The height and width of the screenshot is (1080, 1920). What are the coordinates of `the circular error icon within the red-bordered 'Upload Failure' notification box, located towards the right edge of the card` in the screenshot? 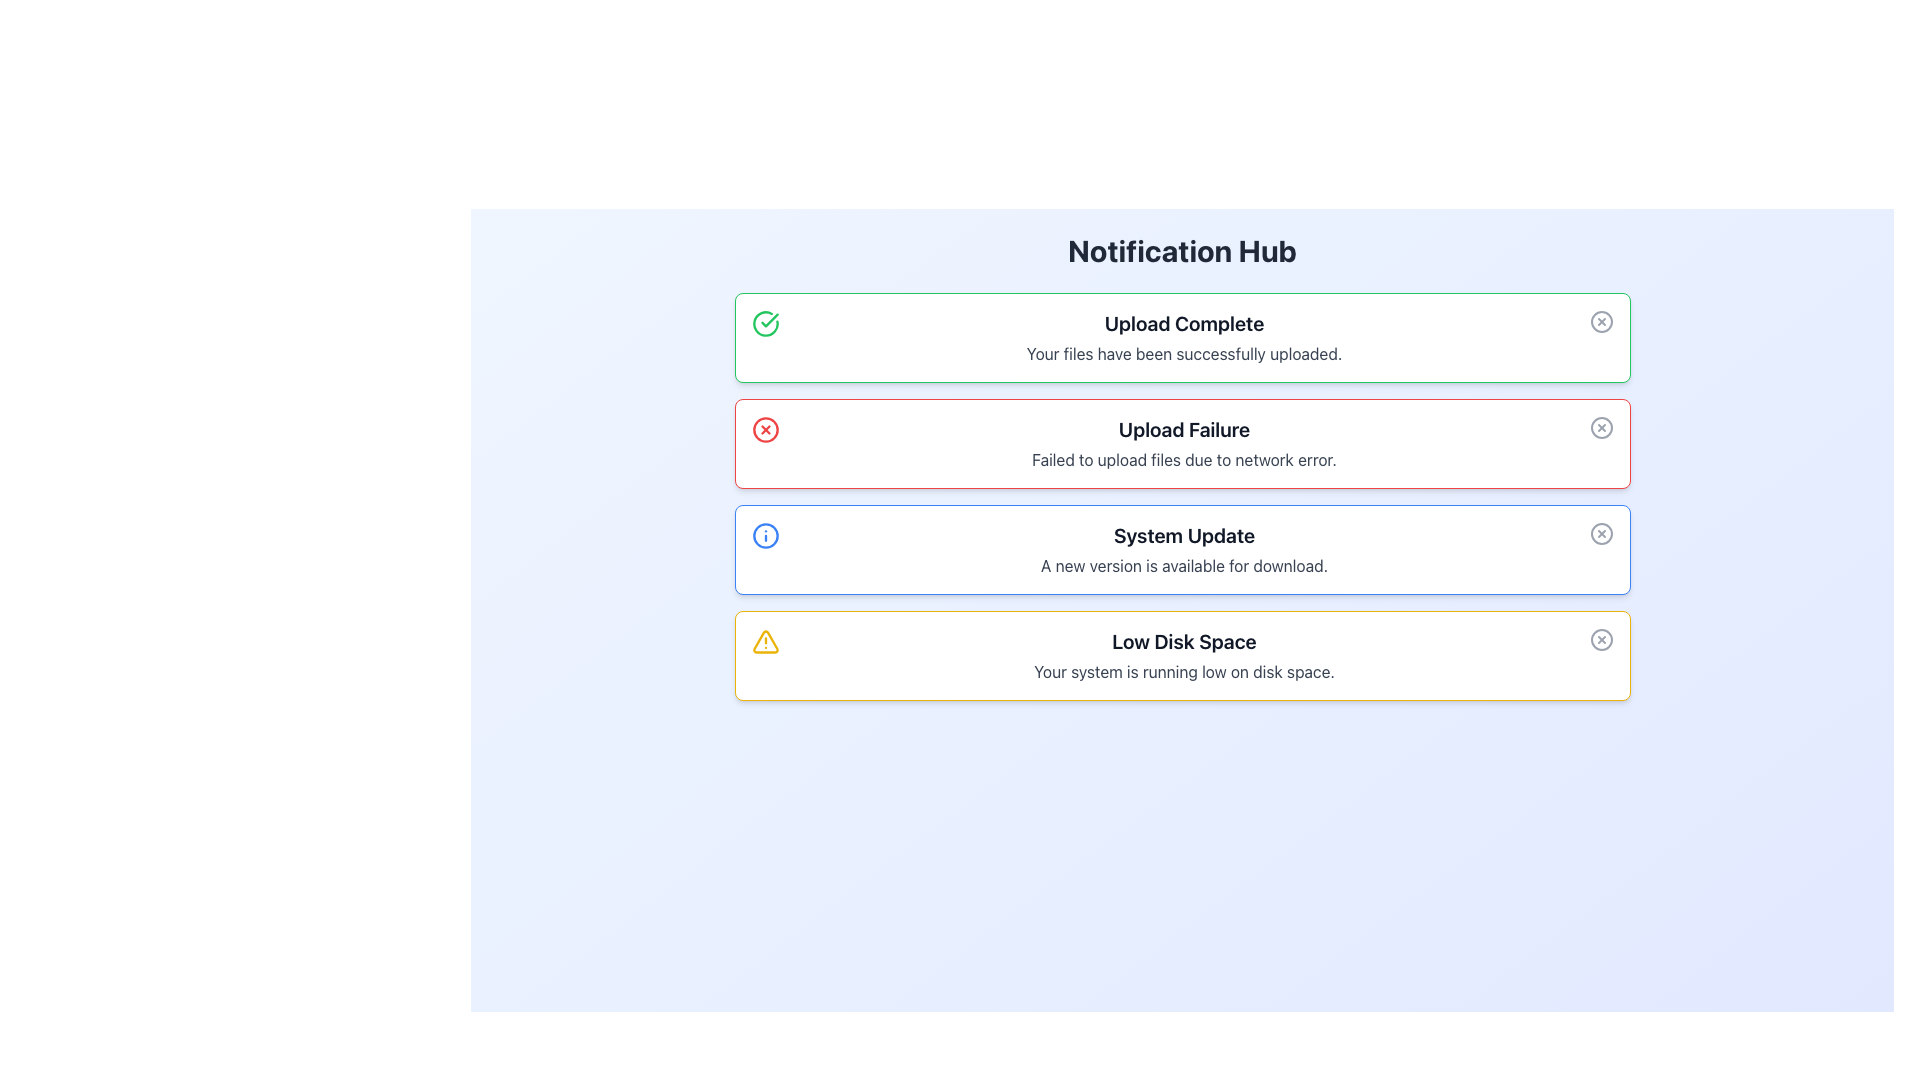 It's located at (1601, 427).